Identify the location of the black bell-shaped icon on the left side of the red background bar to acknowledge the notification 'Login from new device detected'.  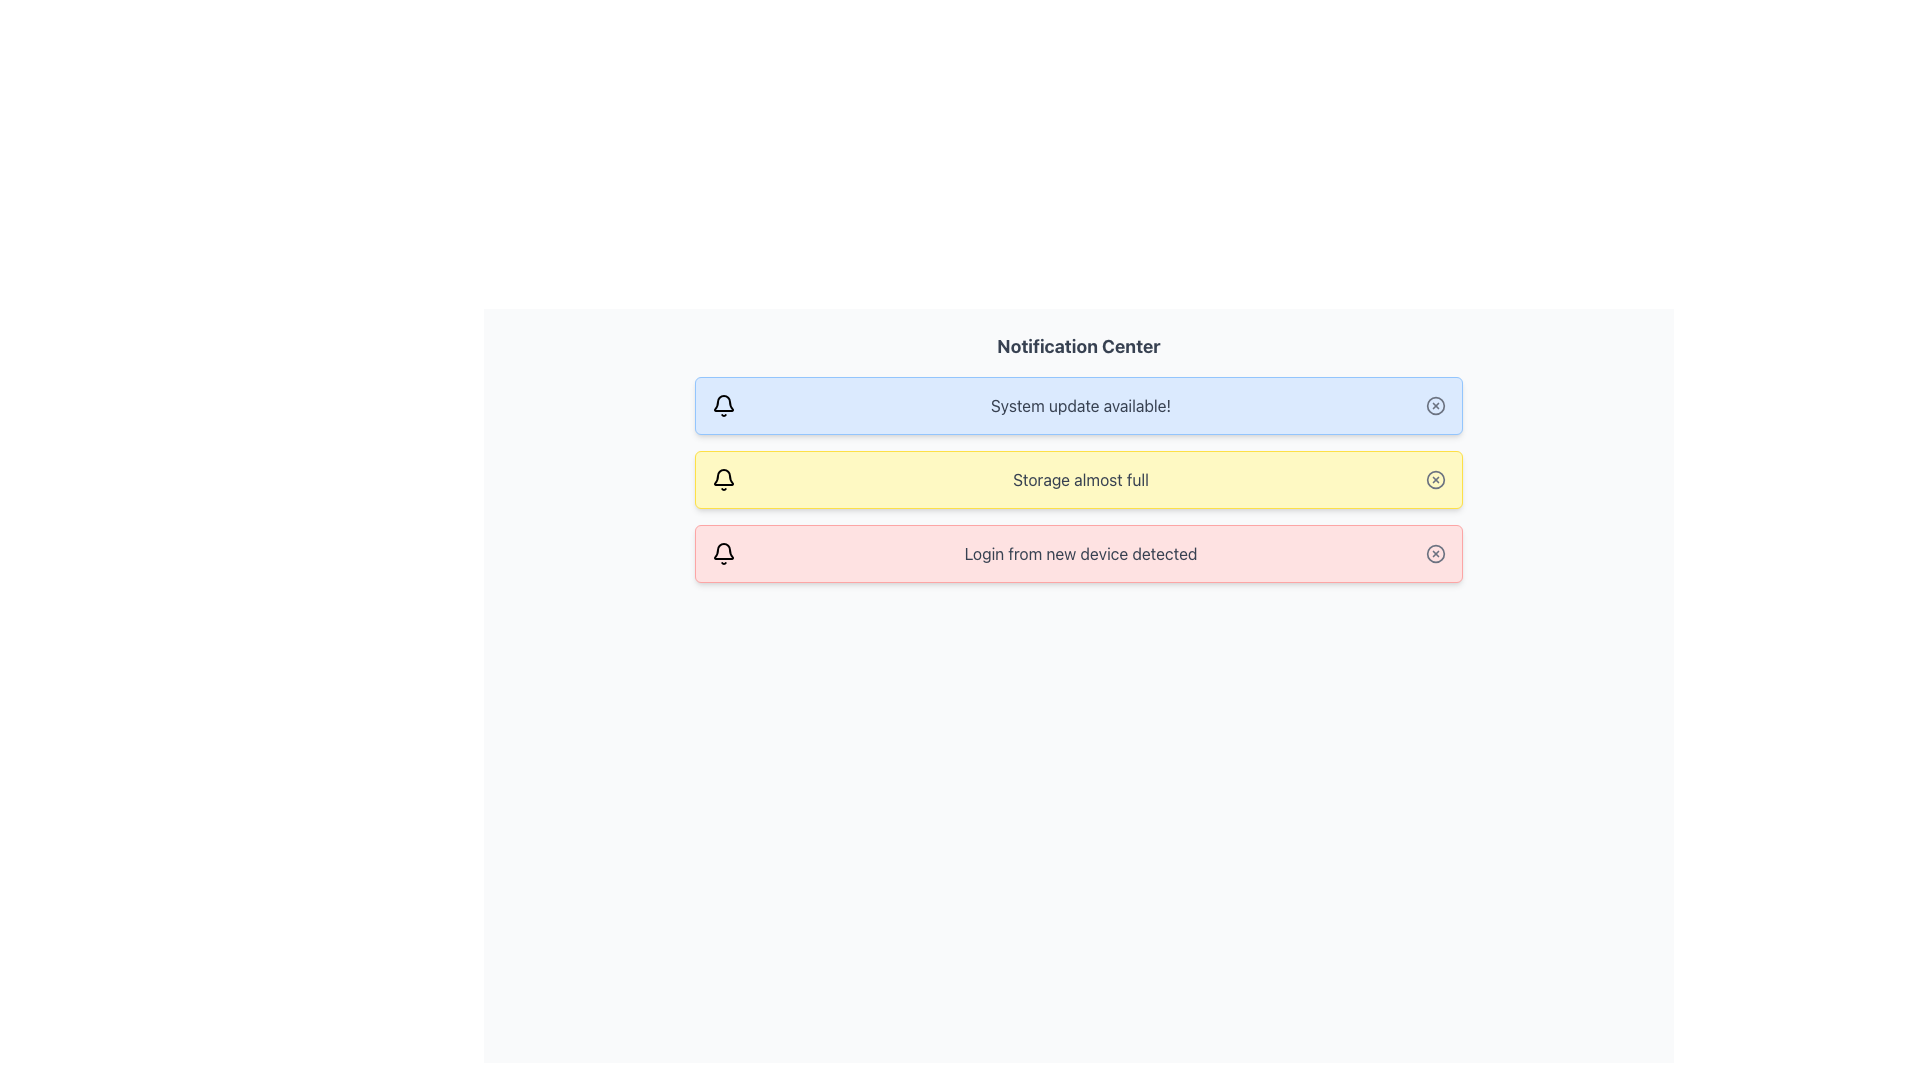
(723, 551).